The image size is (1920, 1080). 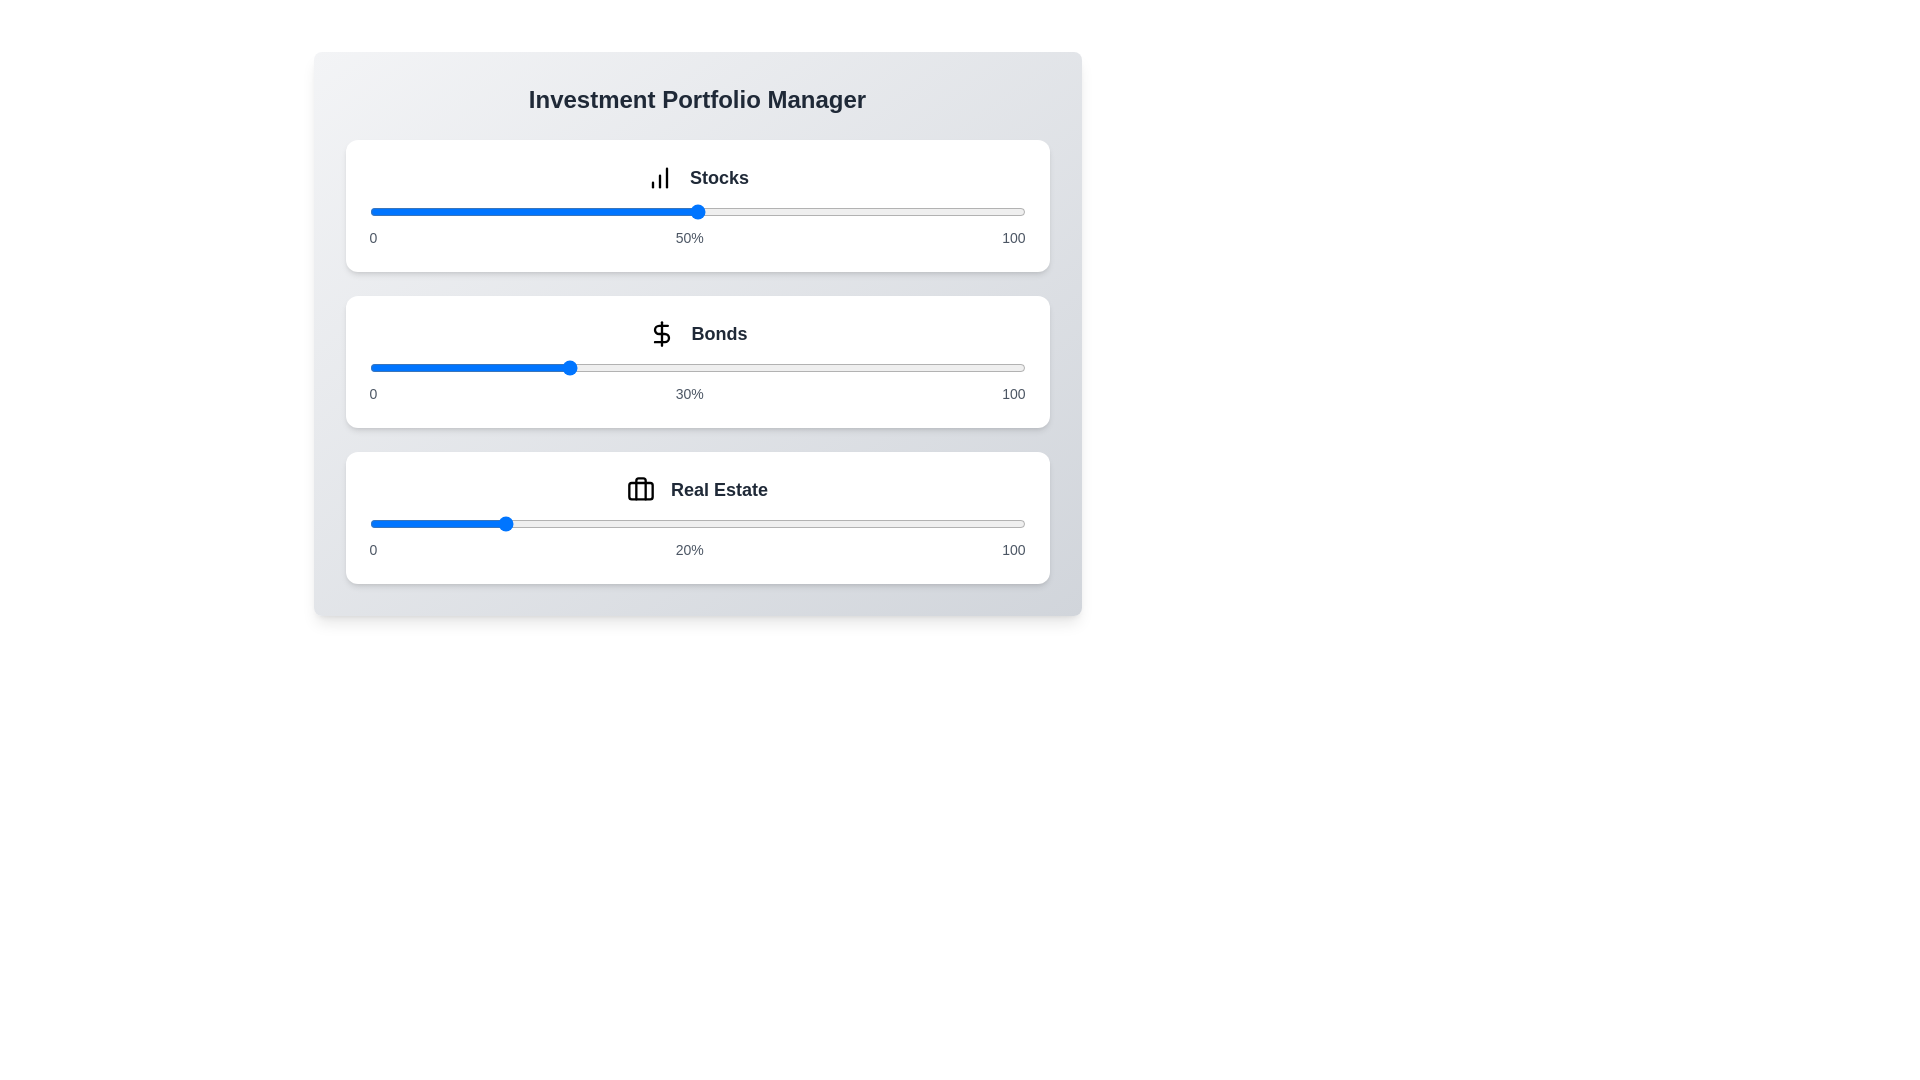 I want to click on the slider for Stocks, so click(x=697, y=212).